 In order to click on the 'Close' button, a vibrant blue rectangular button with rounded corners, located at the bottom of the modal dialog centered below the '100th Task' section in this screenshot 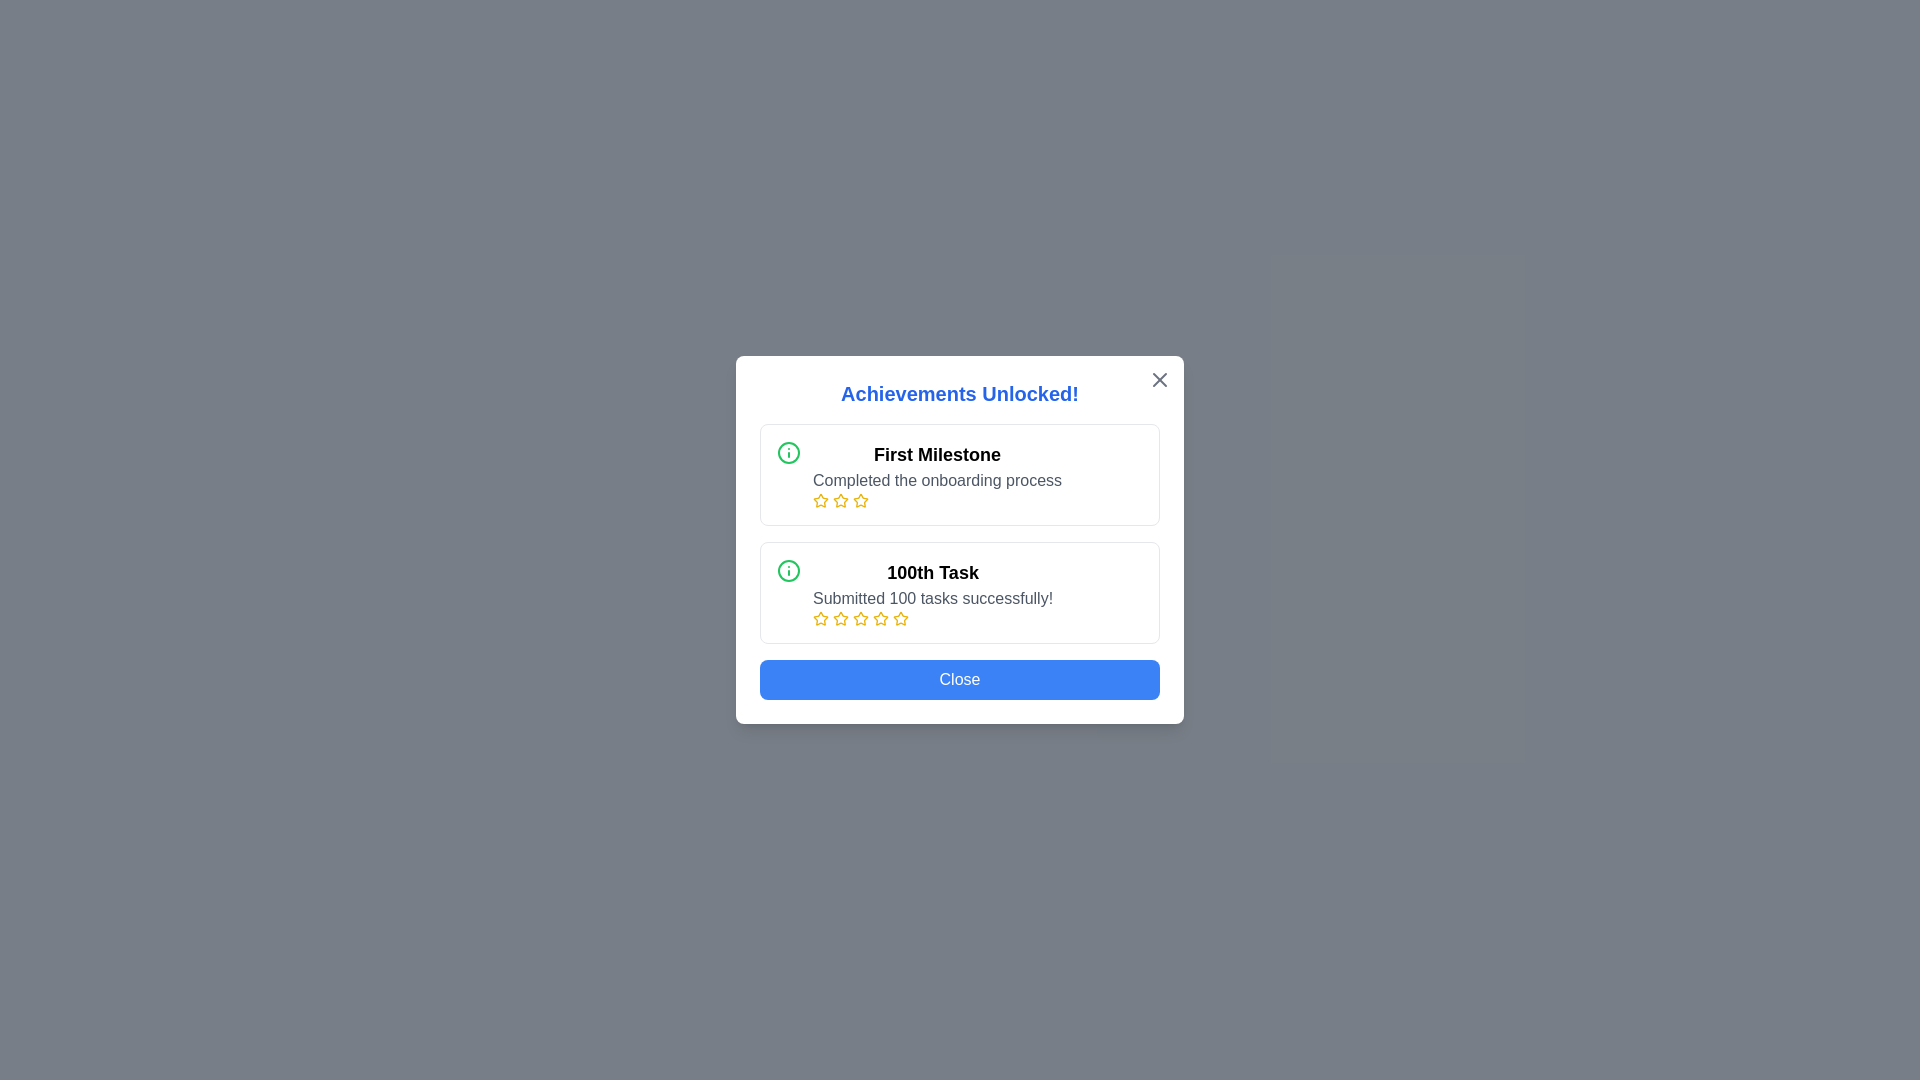, I will do `click(960, 678)`.